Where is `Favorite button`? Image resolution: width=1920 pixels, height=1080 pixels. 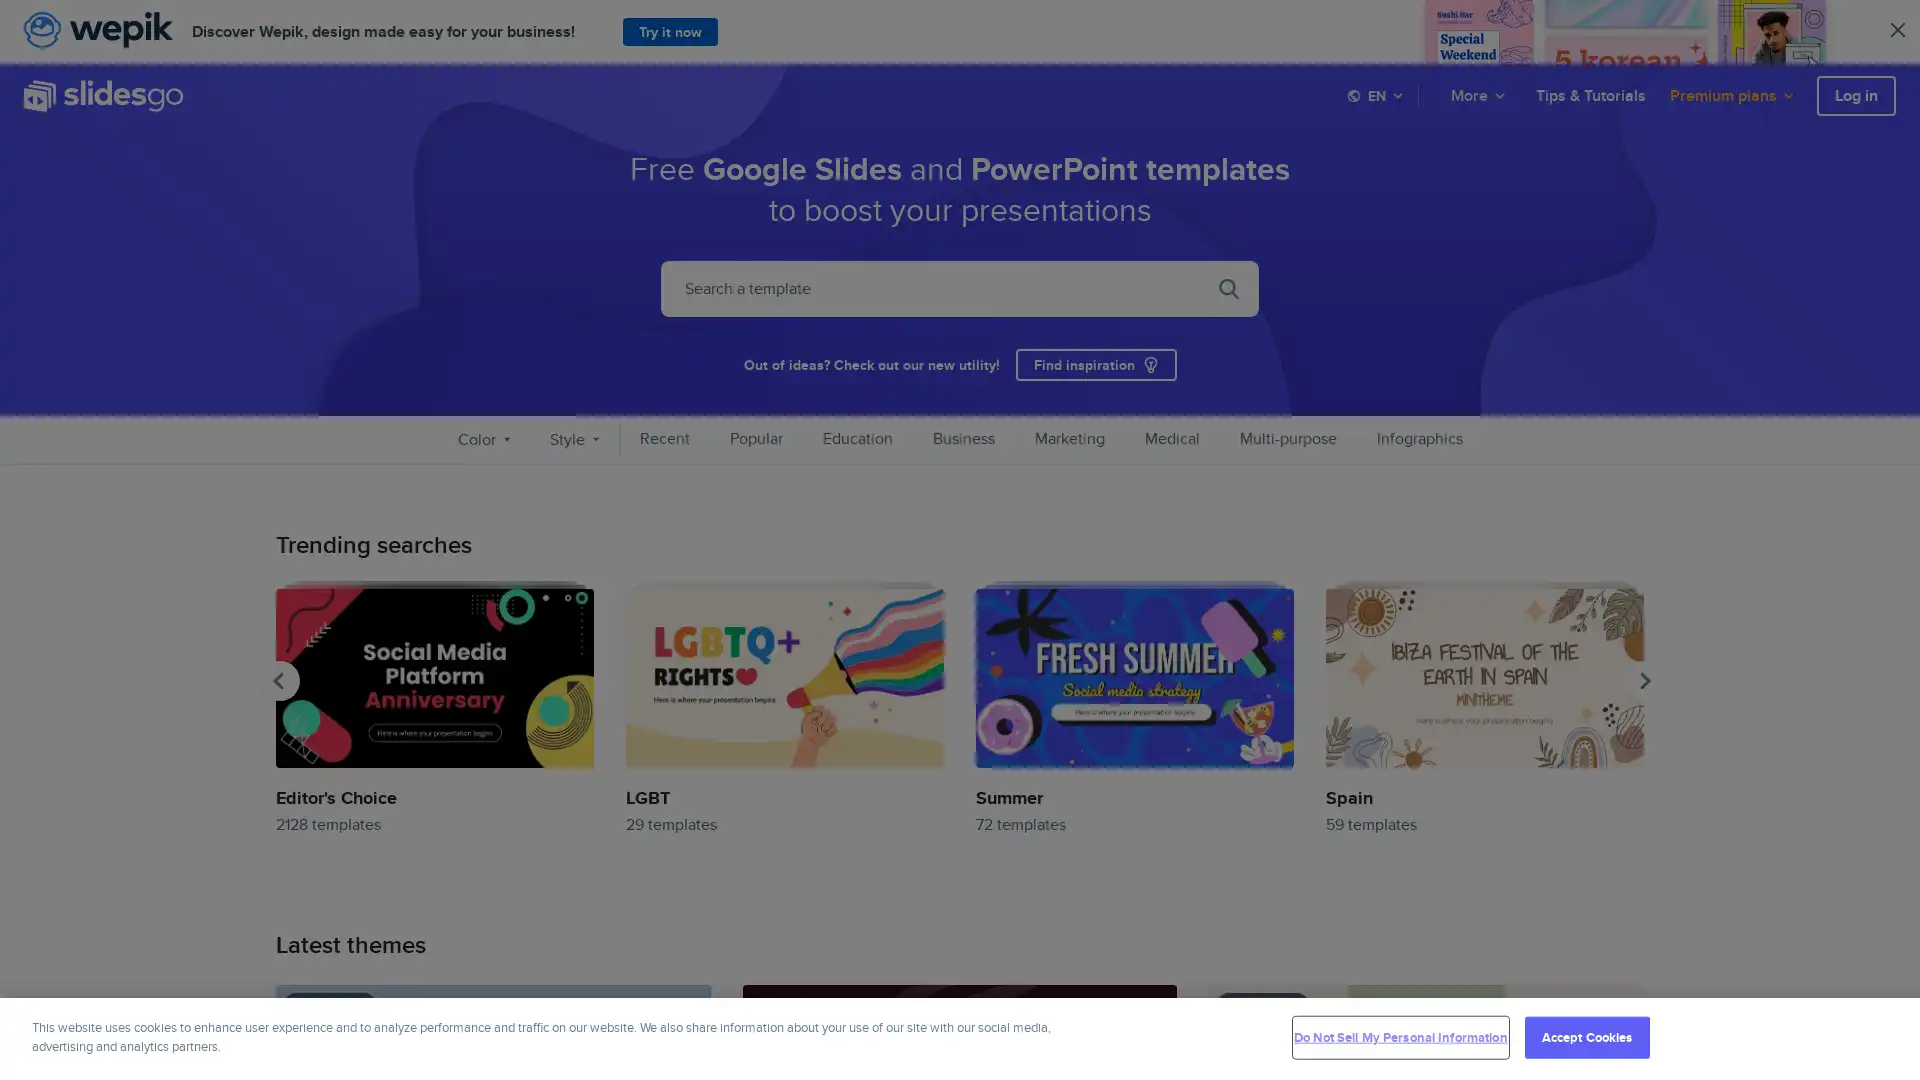
Favorite button is located at coordinates (687, 1006).